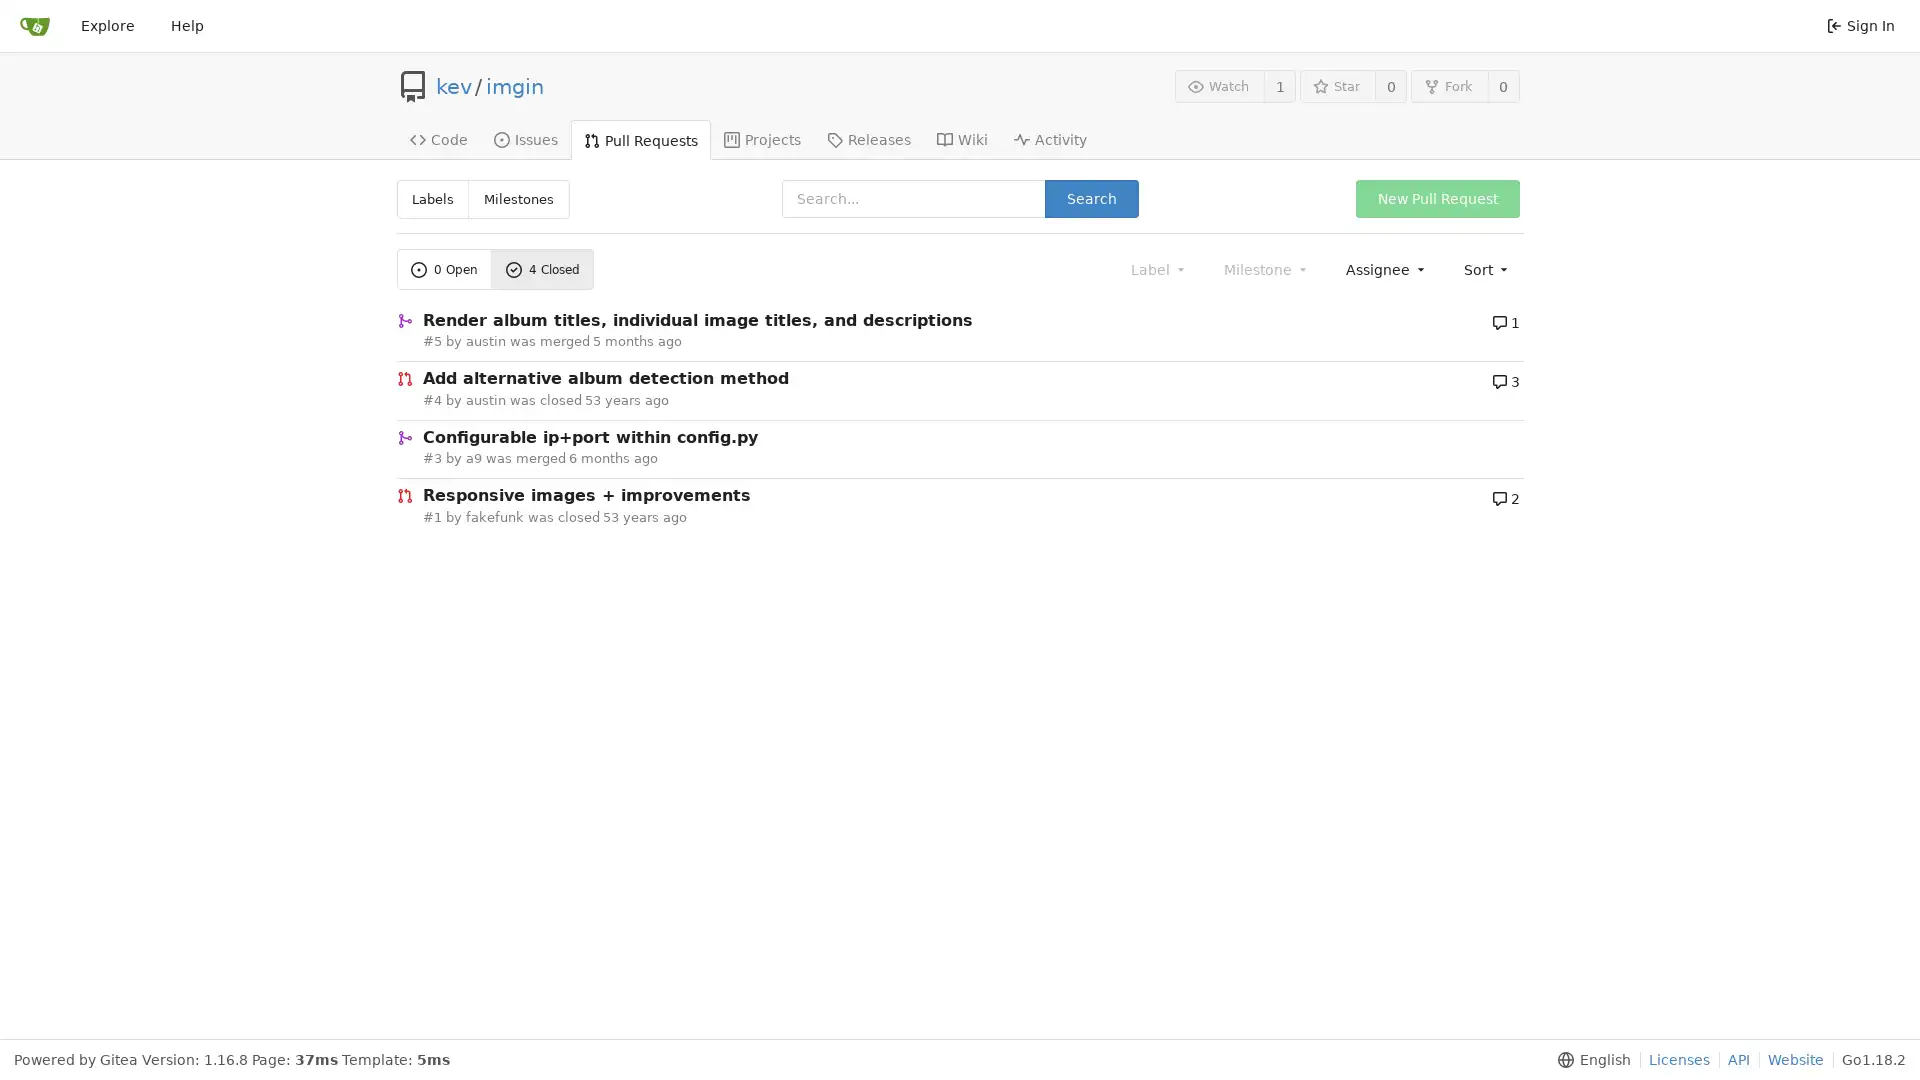 This screenshot has width=1920, height=1080. What do you see at coordinates (1218, 85) in the screenshot?
I see `Watch` at bounding box center [1218, 85].